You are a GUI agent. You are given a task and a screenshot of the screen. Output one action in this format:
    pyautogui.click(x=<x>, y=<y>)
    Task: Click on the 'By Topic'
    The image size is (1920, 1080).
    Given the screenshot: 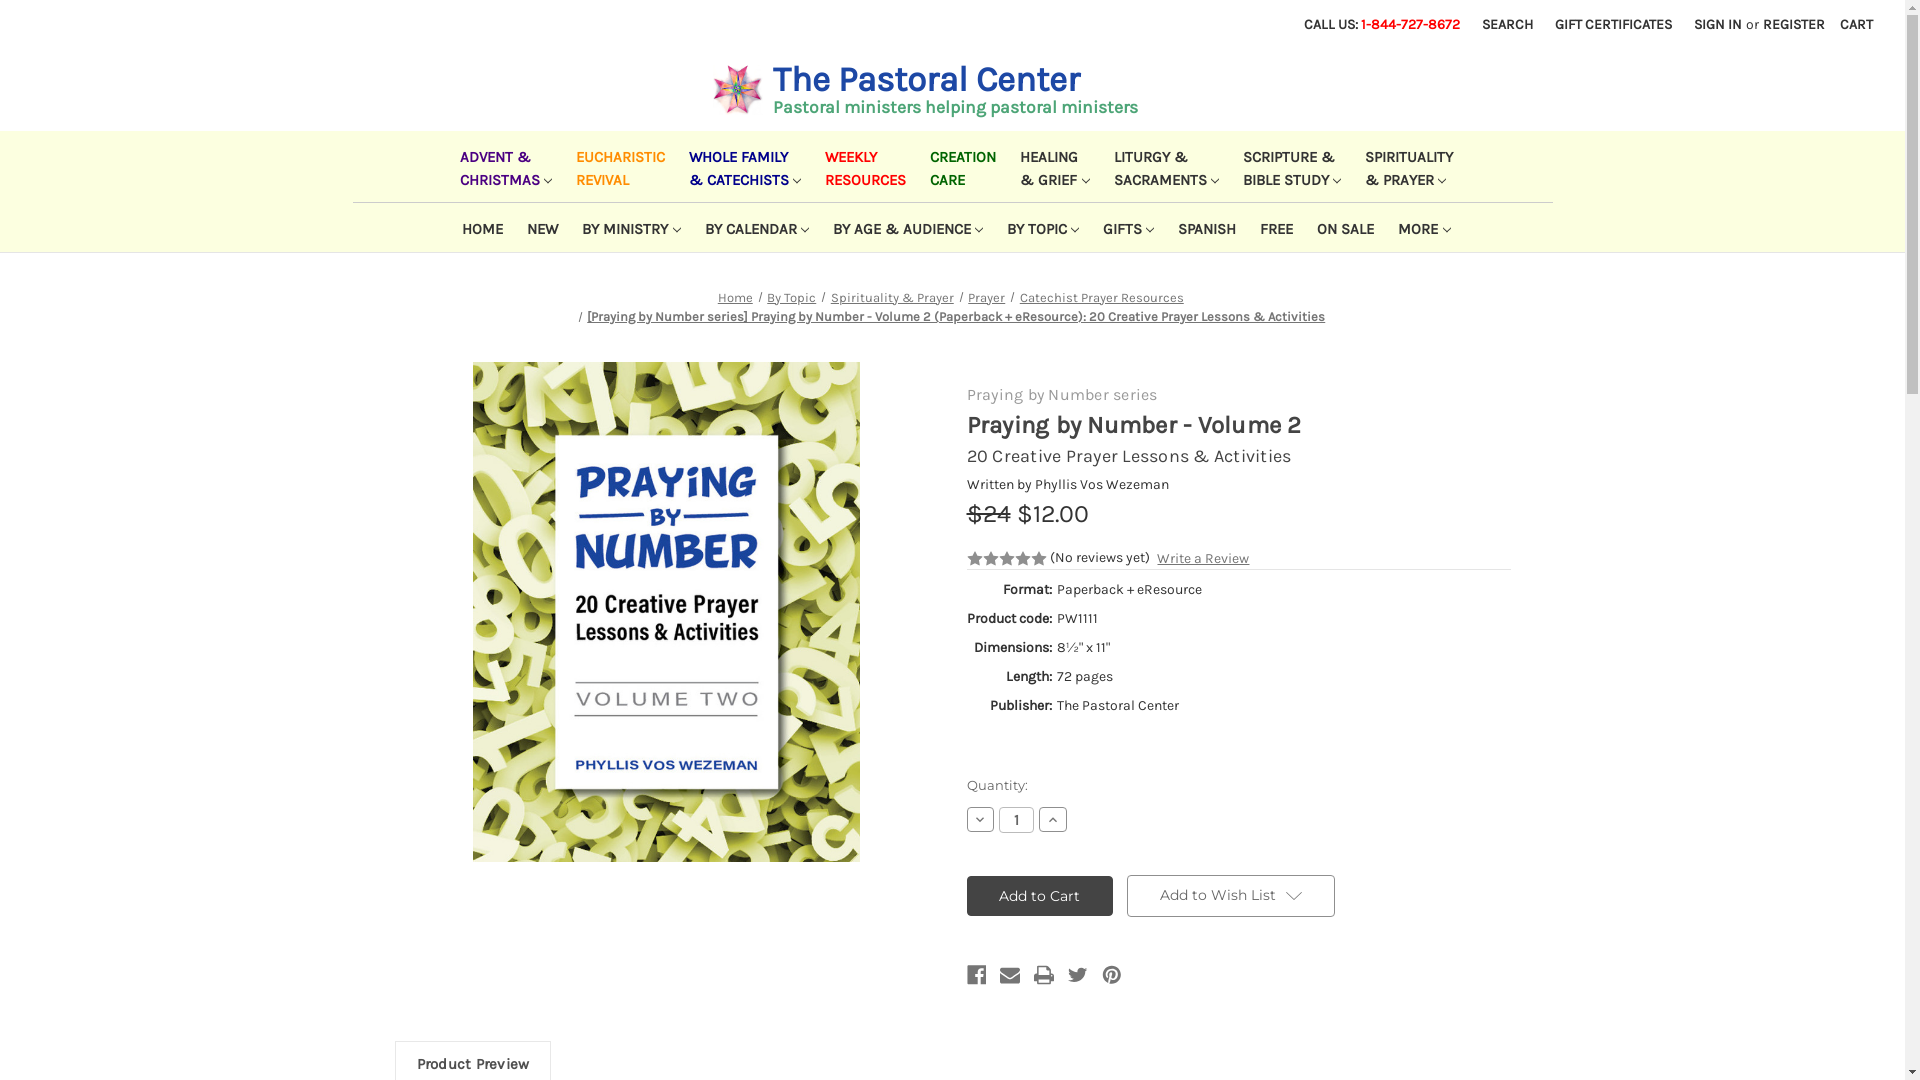 What is the action you would take?
    pyautogui.click(x=790, y=297)
    